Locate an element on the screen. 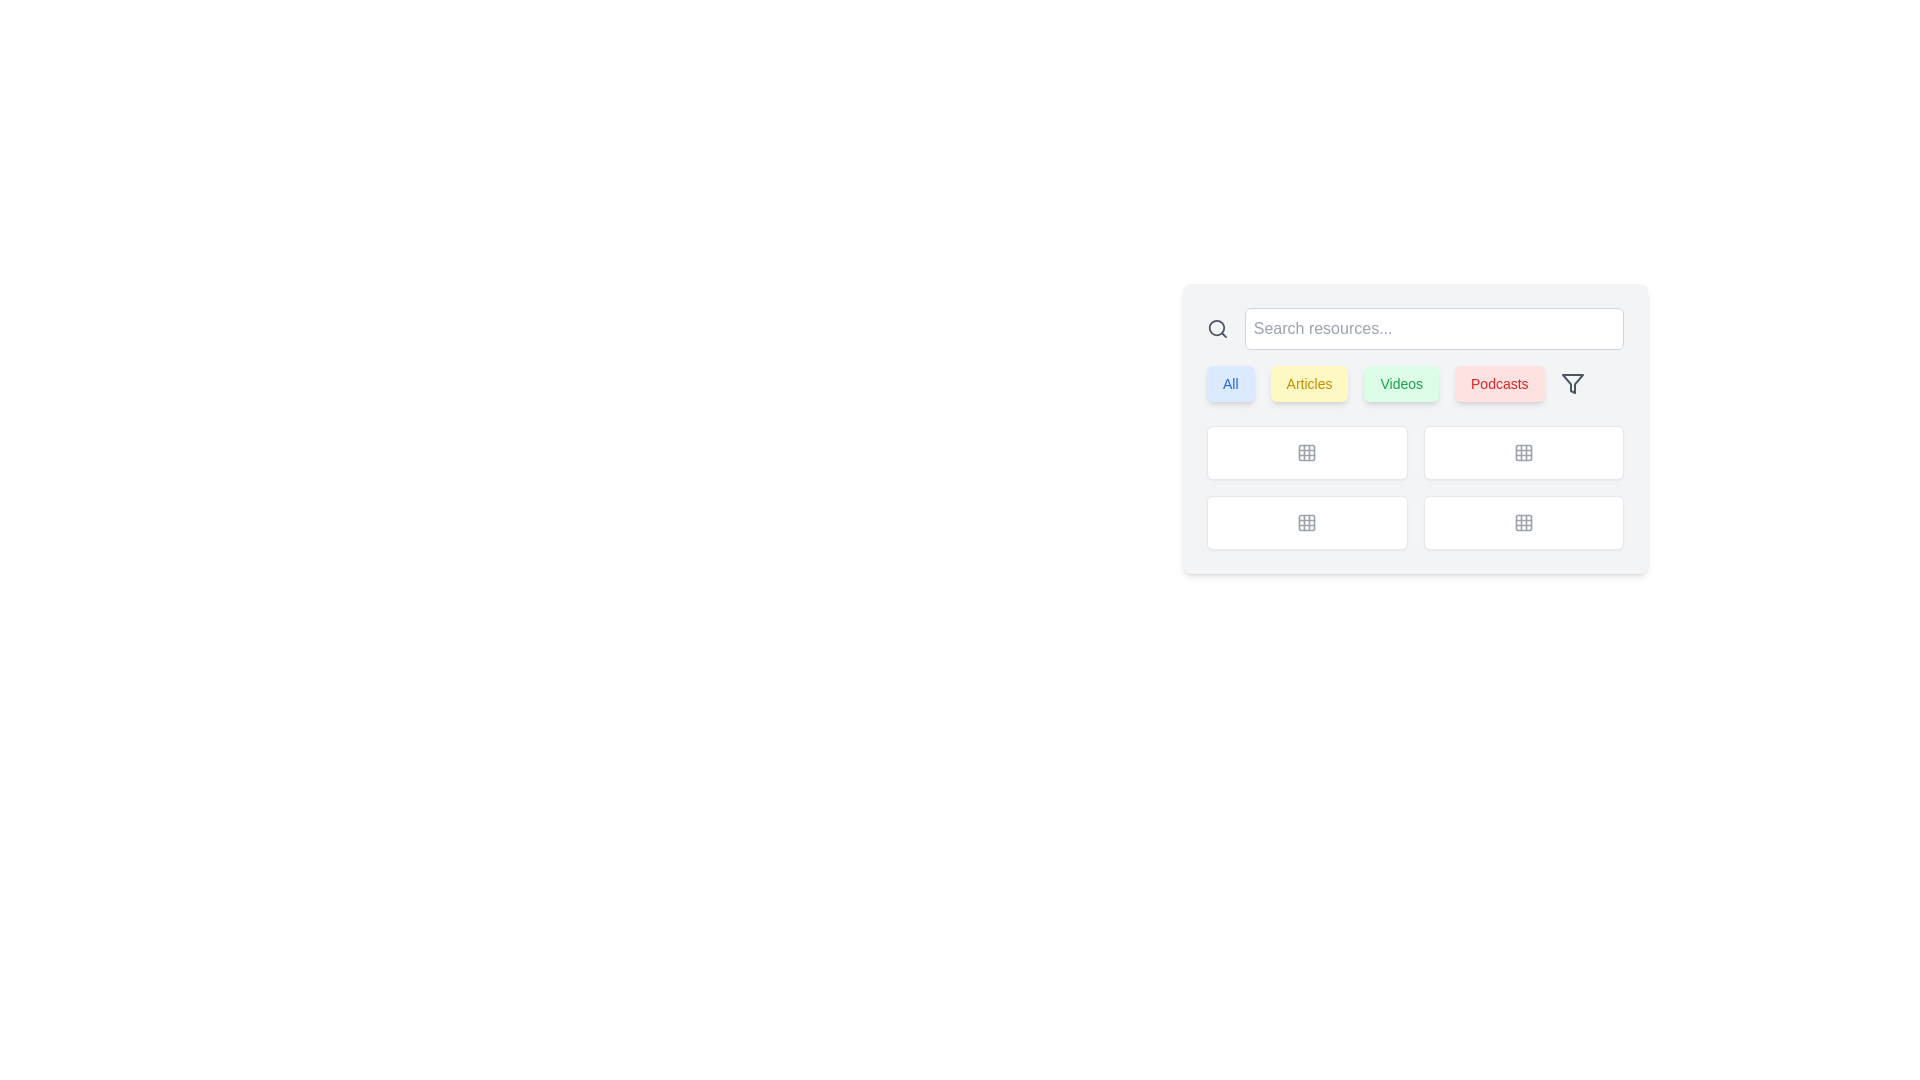 This screenshot has height=1080, width=1920. the button with an embedded grid icon located in the bottom-right position of a 2x2 grid layout is located at coordinates (1522, 522).